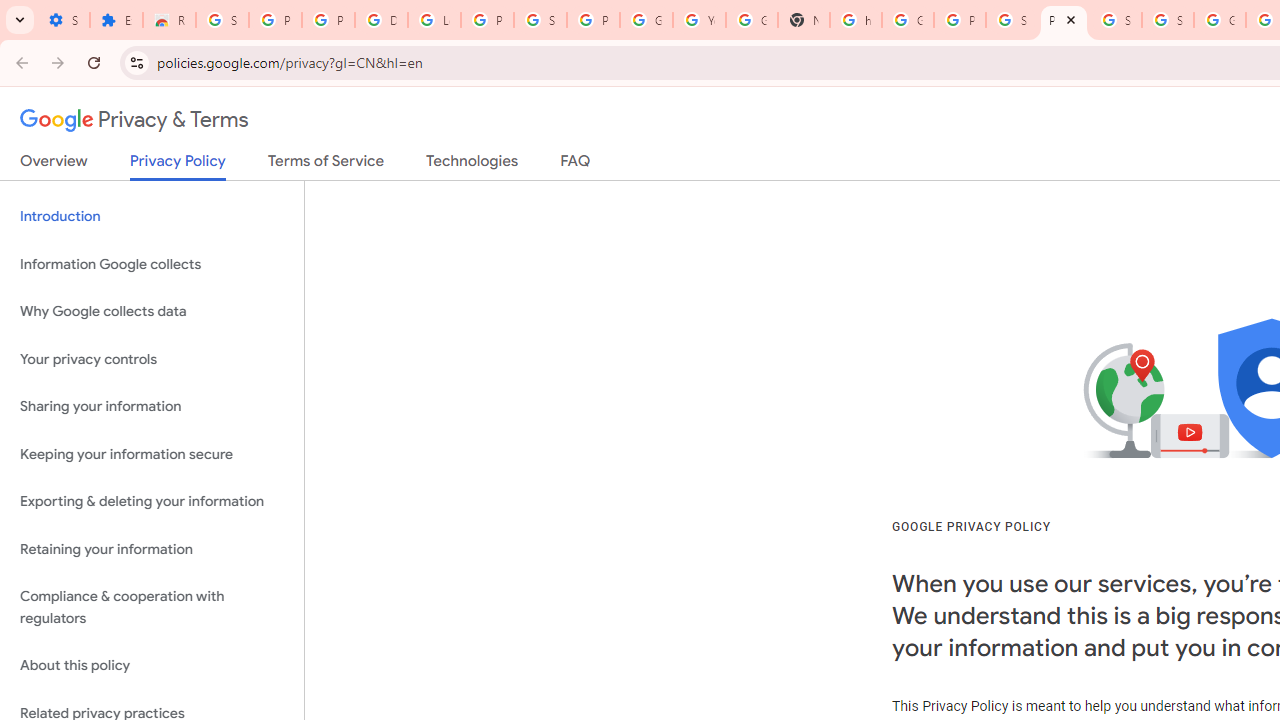 The image size is (1280, 720). What do you see at coordinates (381, 20) in the screenshot?
I see `'Delete photos & videos - Computer - Google Photos Help'` at bounding box center [381, 20].